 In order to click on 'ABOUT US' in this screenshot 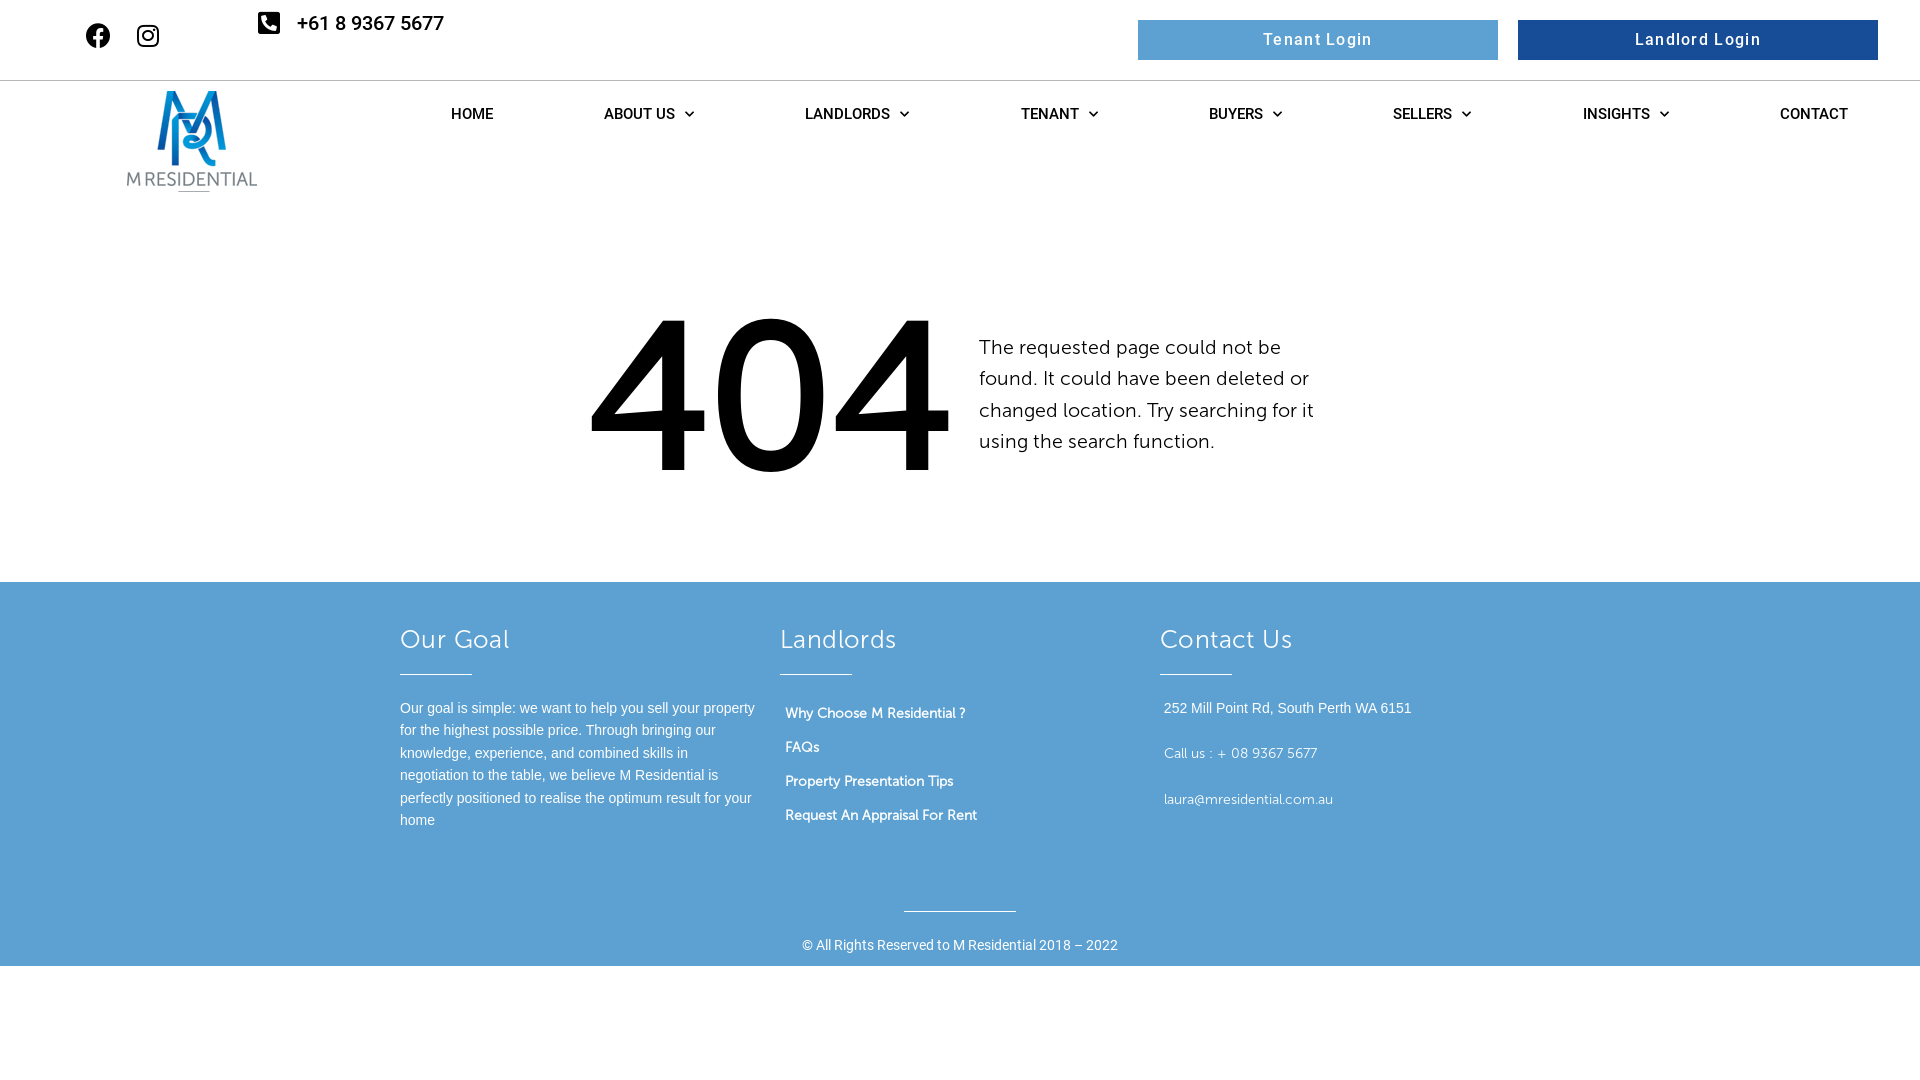, I will do `click(547, 114)`.